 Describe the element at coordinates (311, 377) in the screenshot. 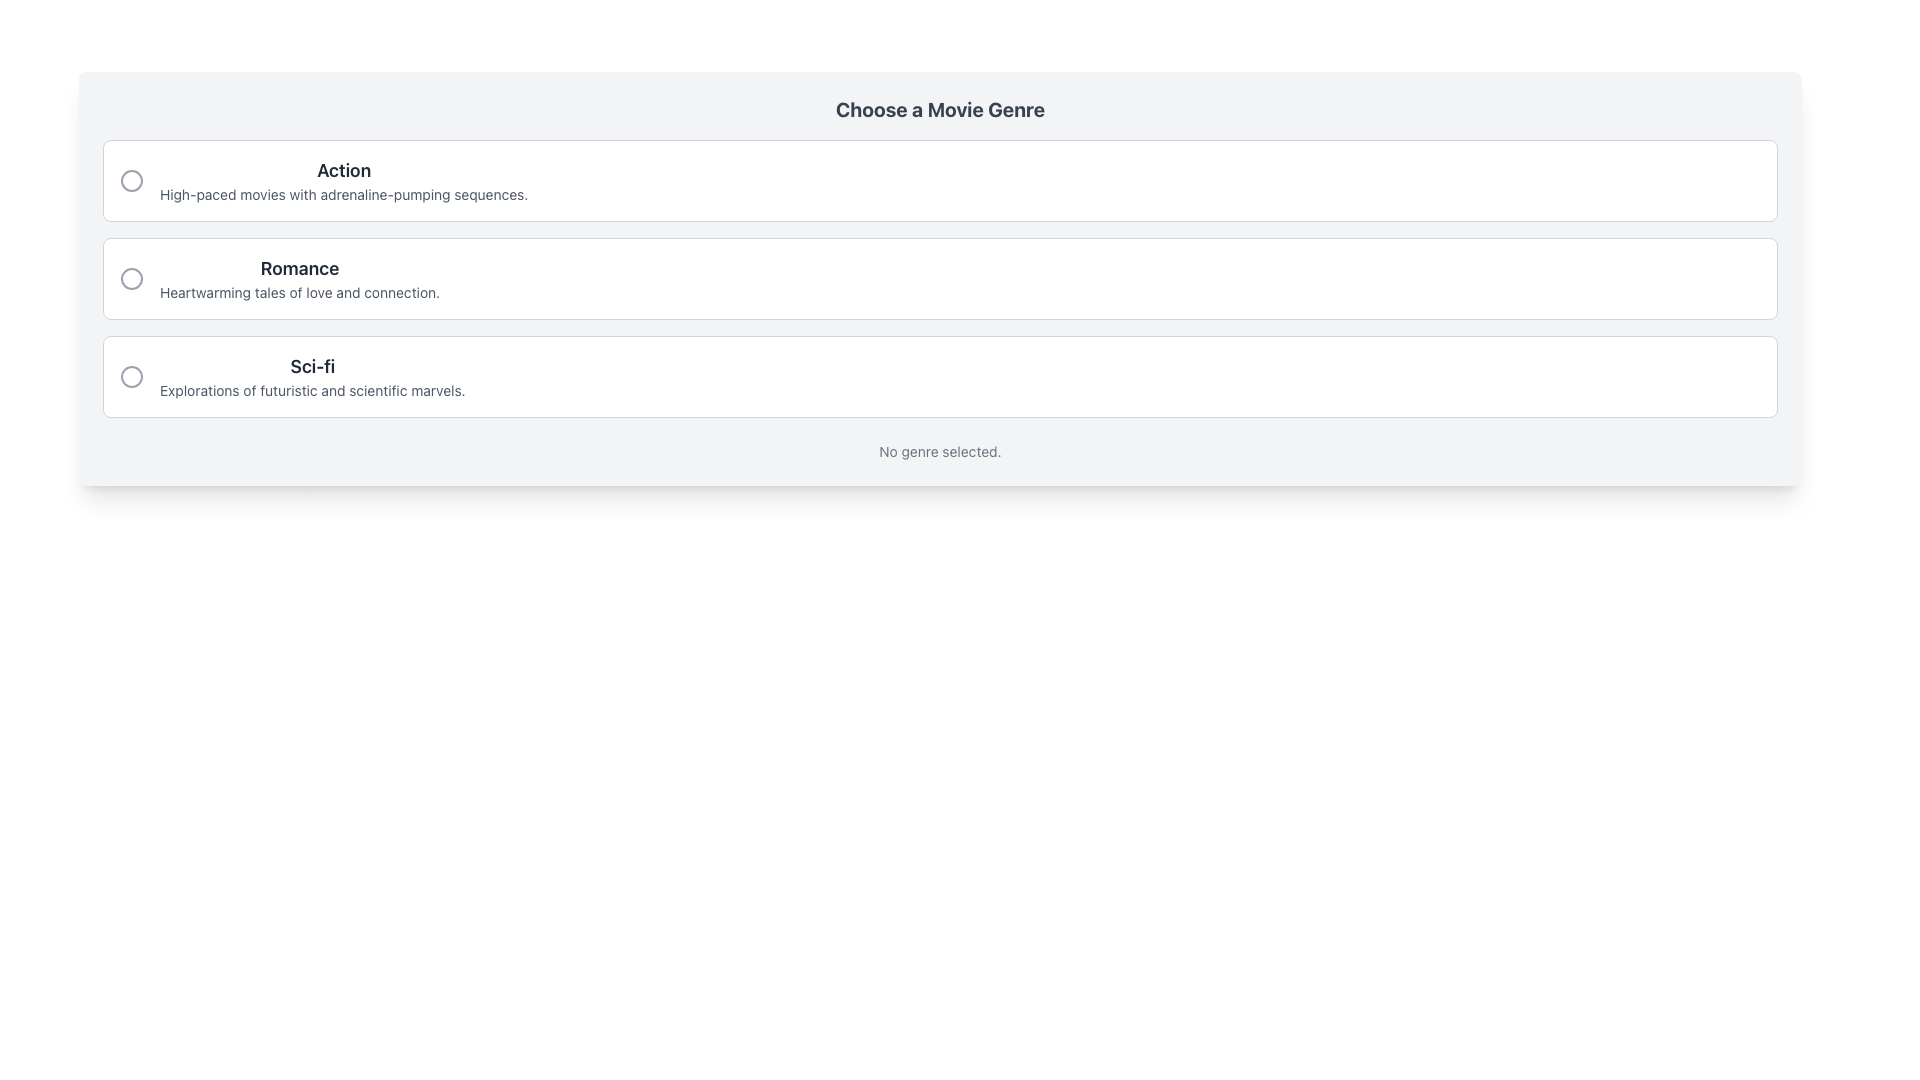

I see `the third list item that displays the title and description of the 'Sci-fi' genre to select and confirm the genre` at that location.